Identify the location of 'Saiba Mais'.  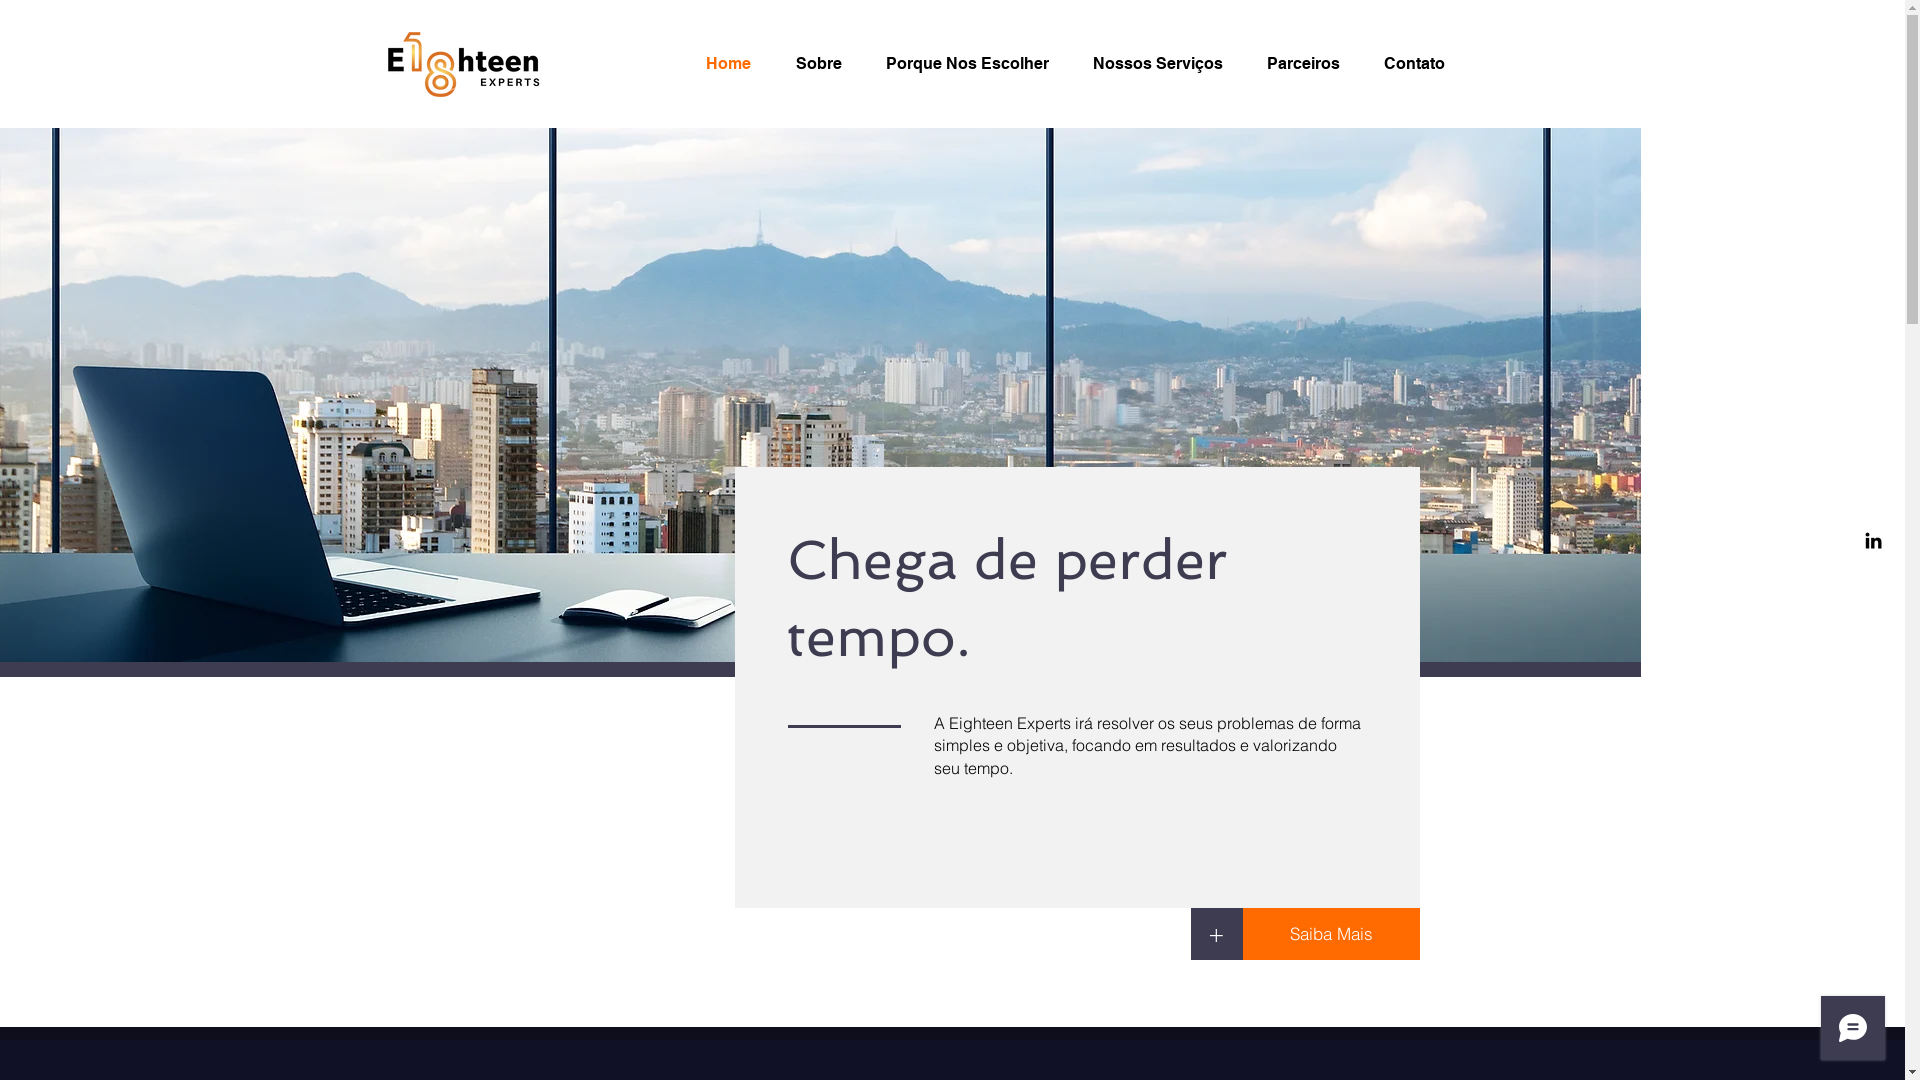
(1330, 933).